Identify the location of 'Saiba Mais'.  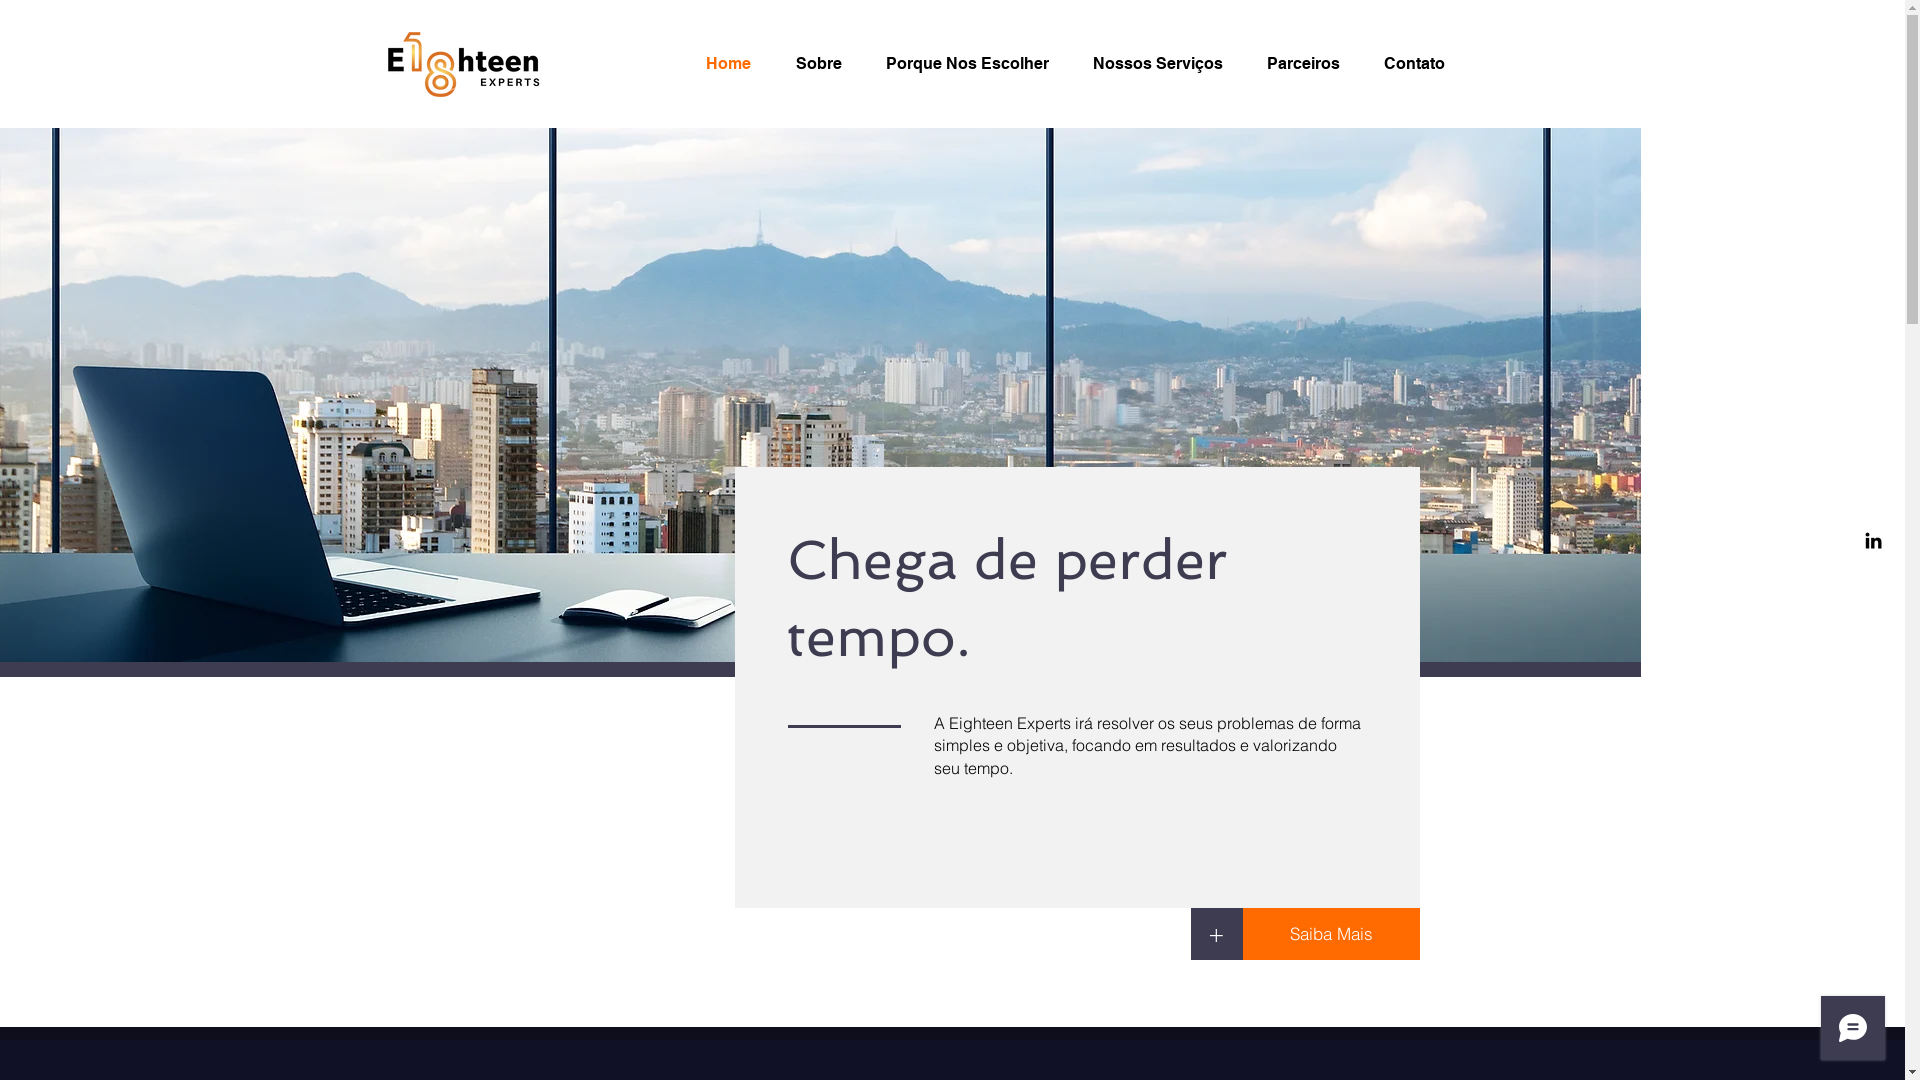
(1330, 933).